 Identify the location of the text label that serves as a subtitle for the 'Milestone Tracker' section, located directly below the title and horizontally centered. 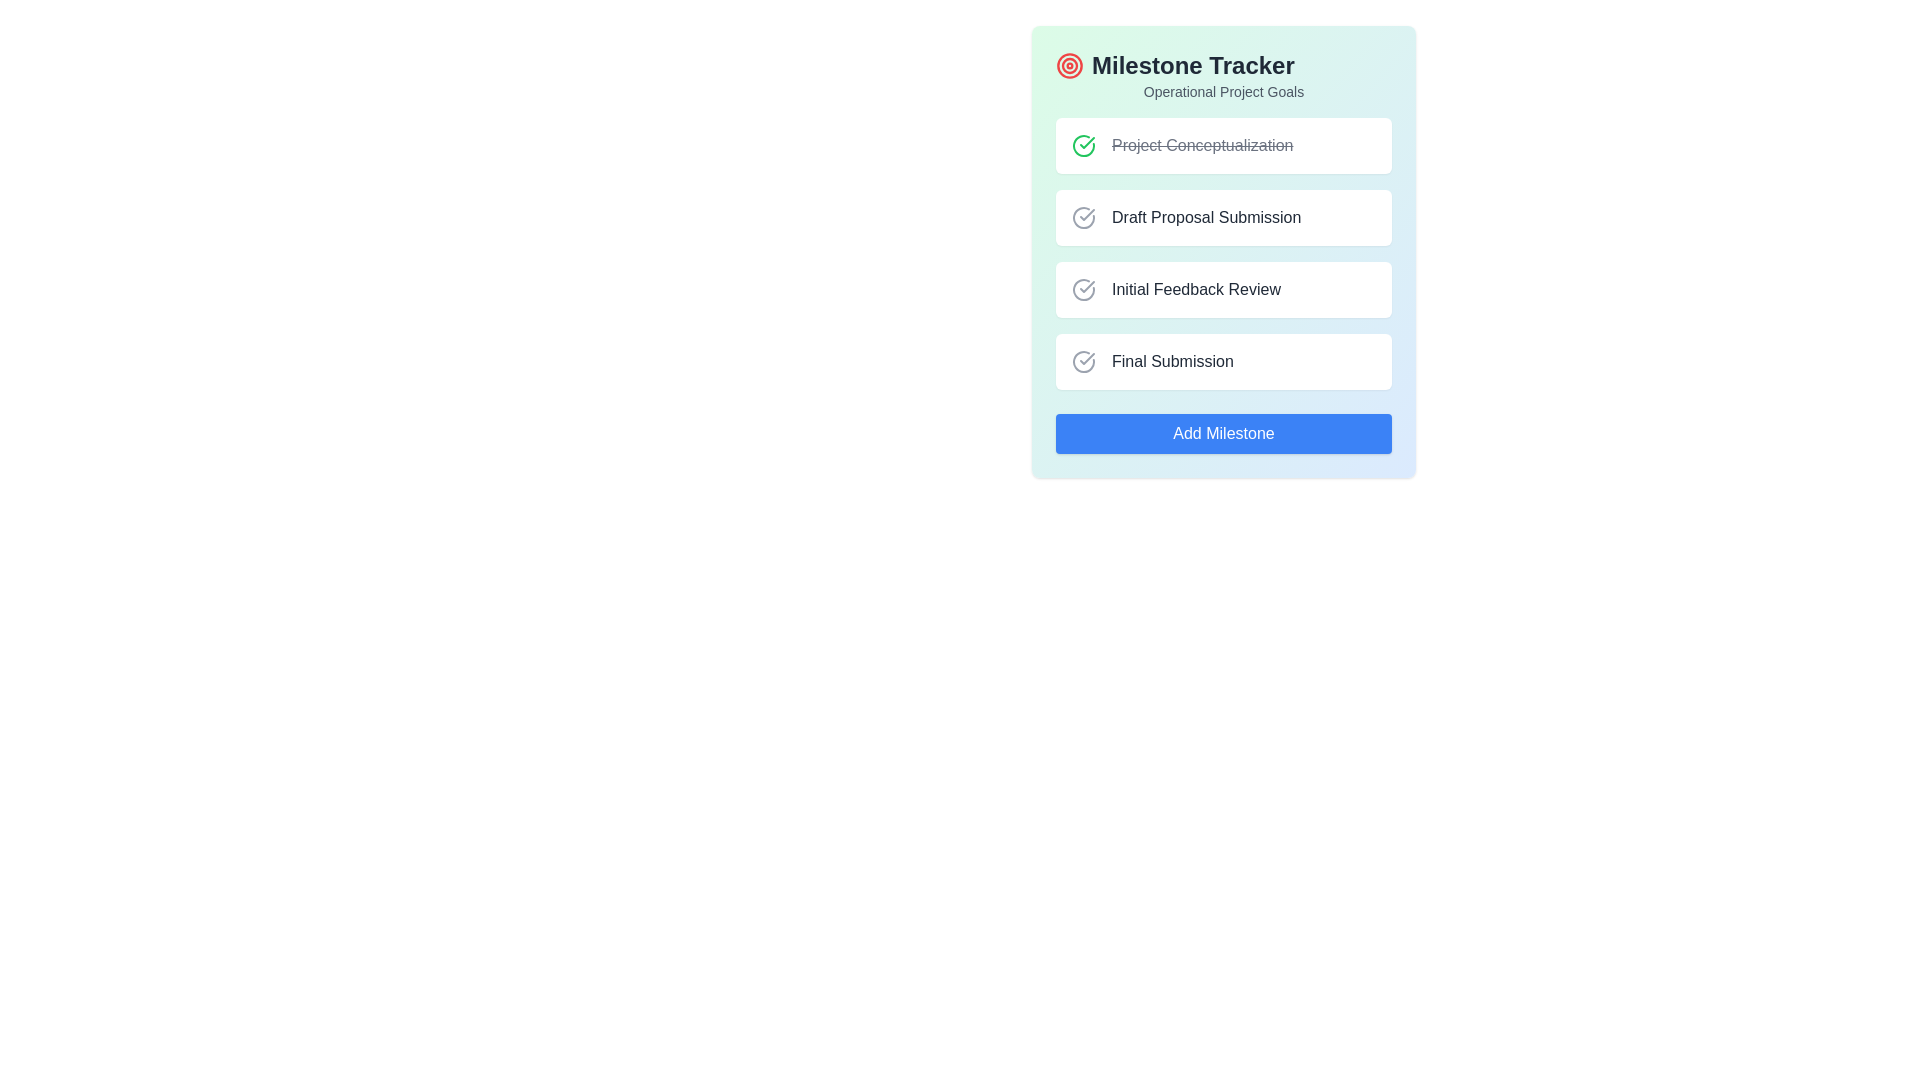
(1223, 92).